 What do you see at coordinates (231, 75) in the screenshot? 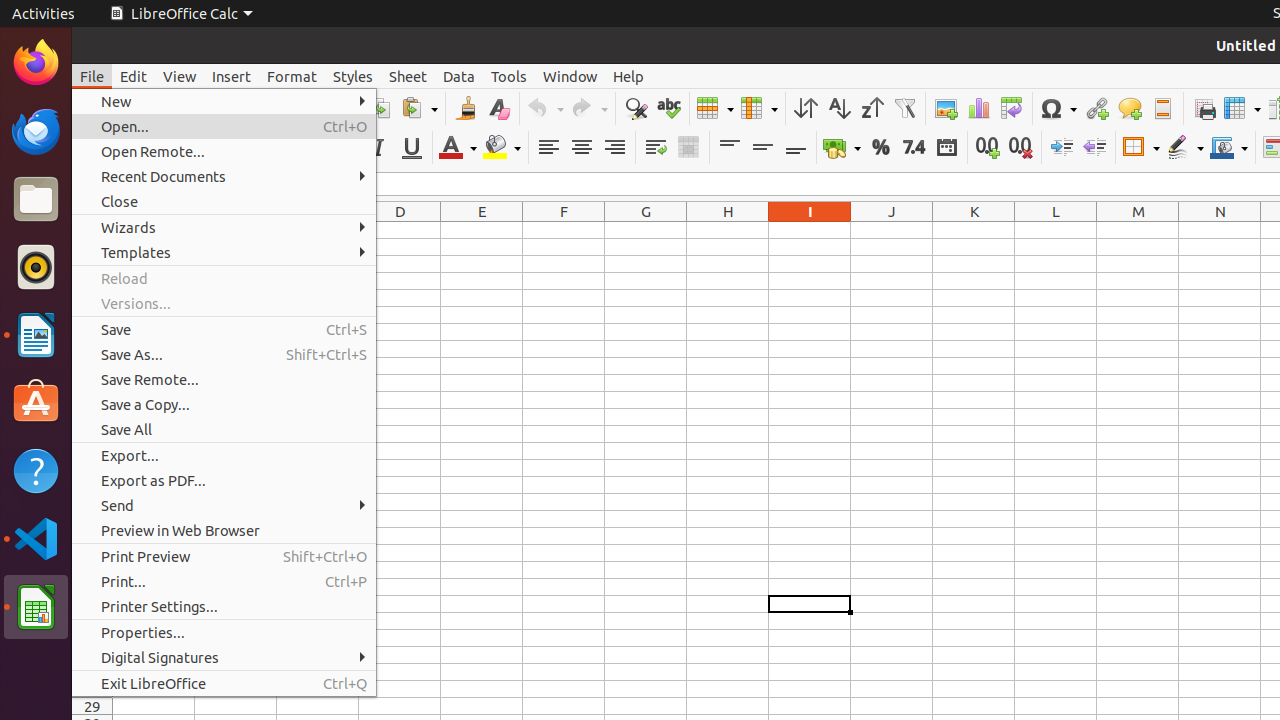
I see `'Insert'` at bounding box center [231, 75].